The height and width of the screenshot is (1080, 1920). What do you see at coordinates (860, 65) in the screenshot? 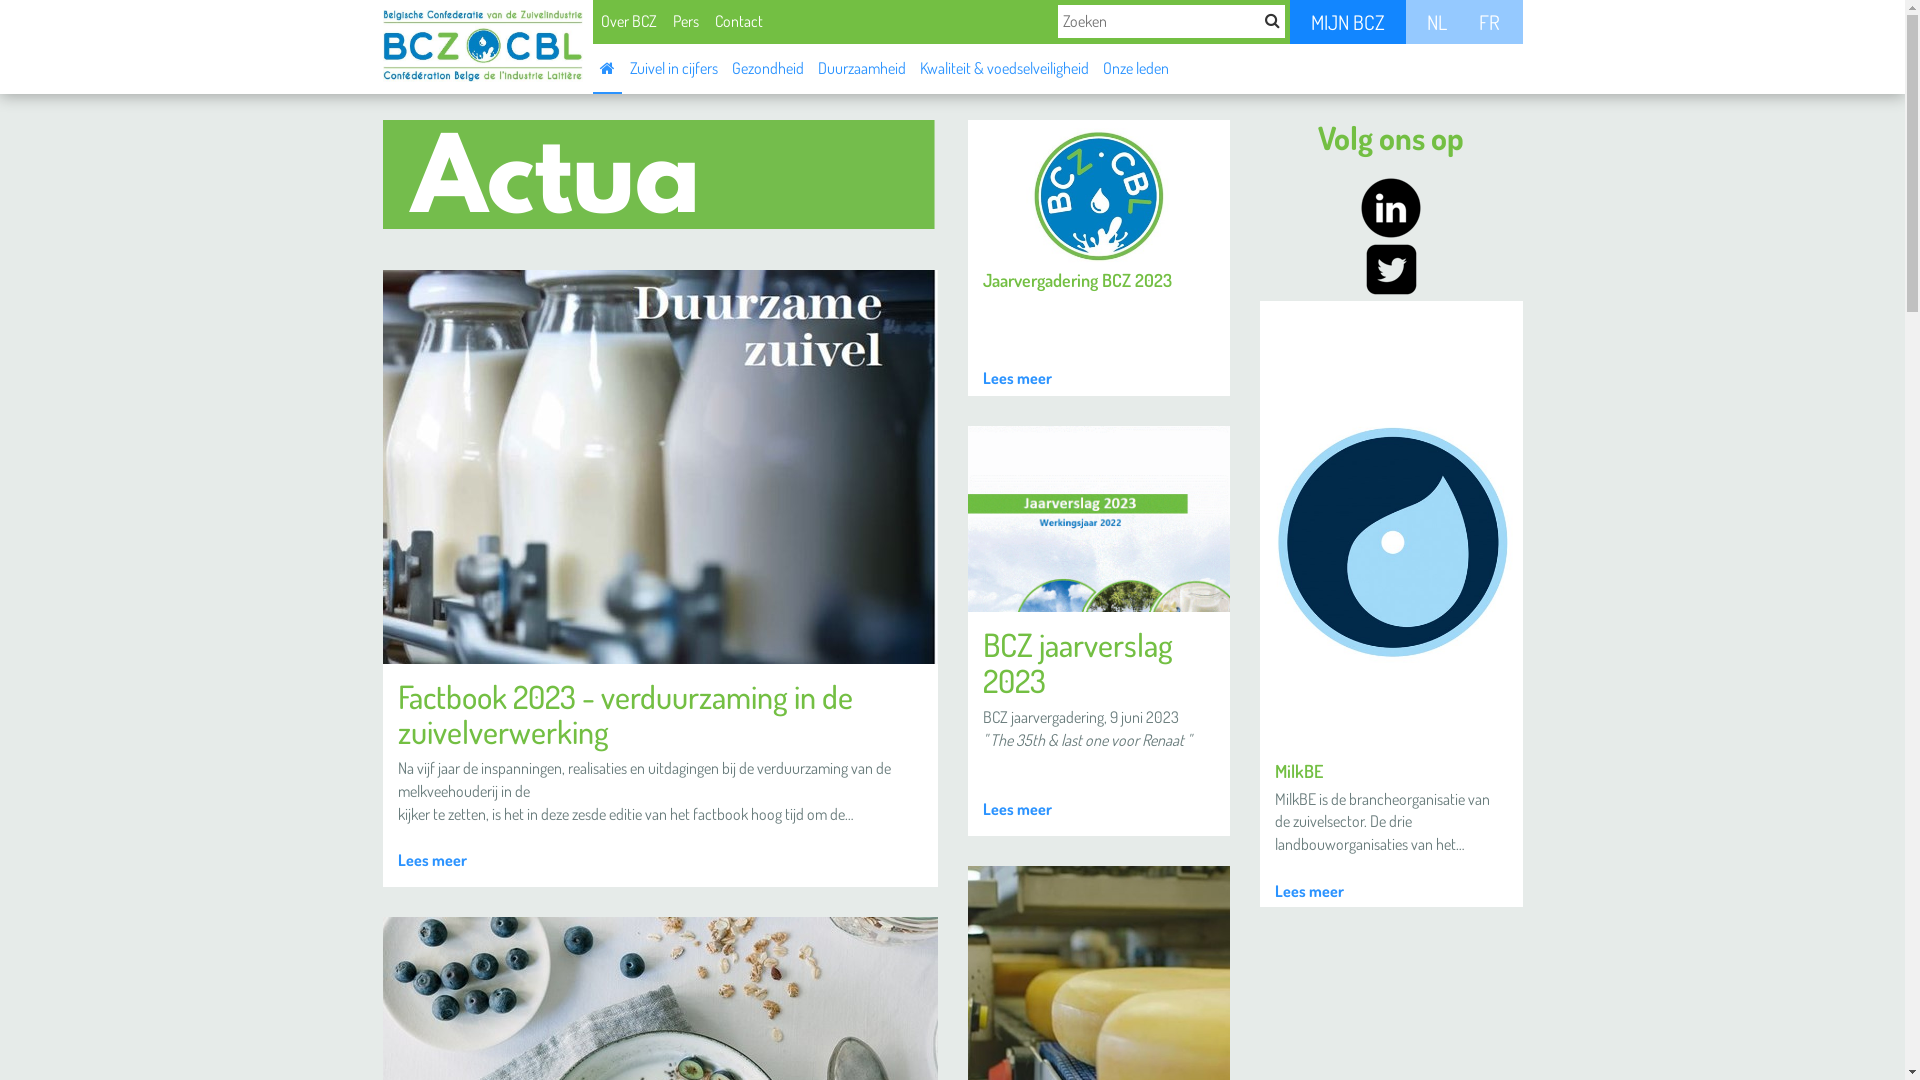
I see `'Duurzaamheid'` at bounding box center [860, 65].